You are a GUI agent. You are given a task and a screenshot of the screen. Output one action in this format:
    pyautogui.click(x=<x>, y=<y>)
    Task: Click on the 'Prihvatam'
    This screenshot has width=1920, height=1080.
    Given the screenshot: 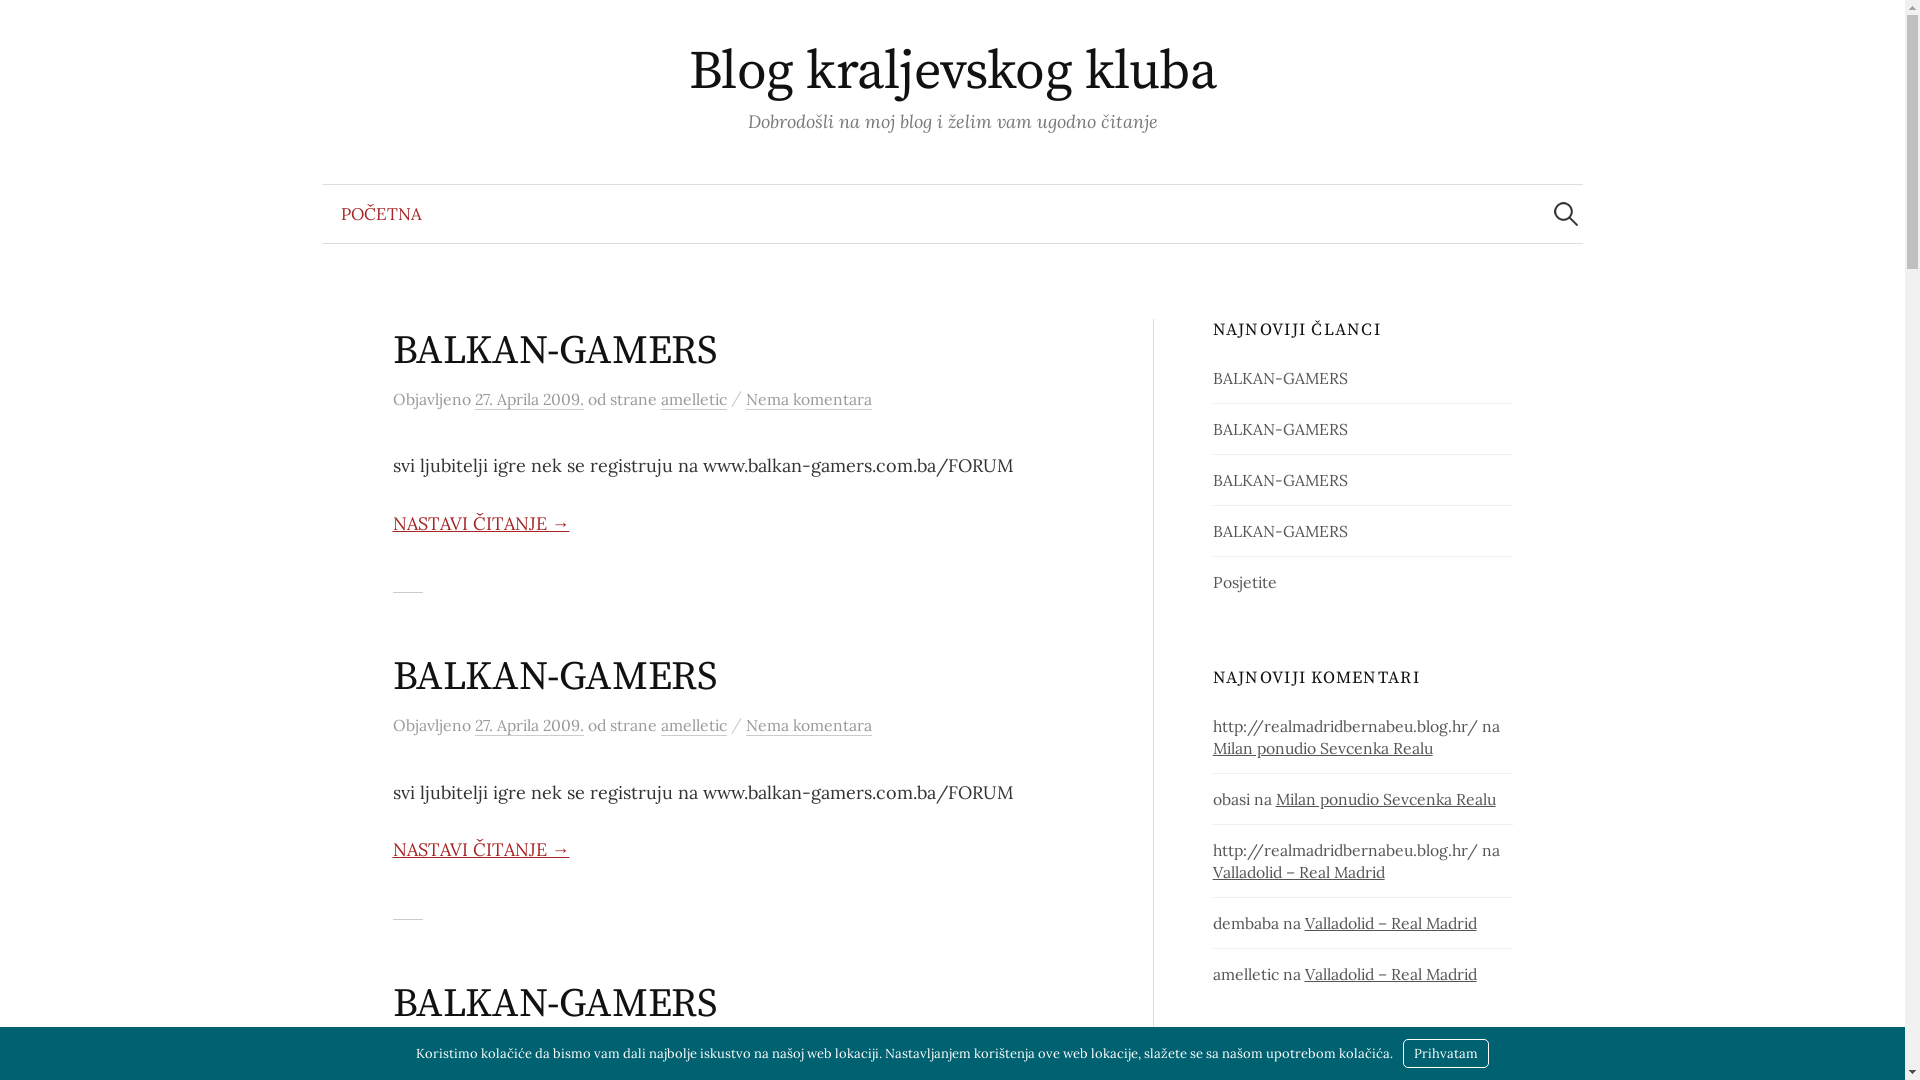 What is the action you would take?
    pyautogui.click(x=1445, y=1052)
    